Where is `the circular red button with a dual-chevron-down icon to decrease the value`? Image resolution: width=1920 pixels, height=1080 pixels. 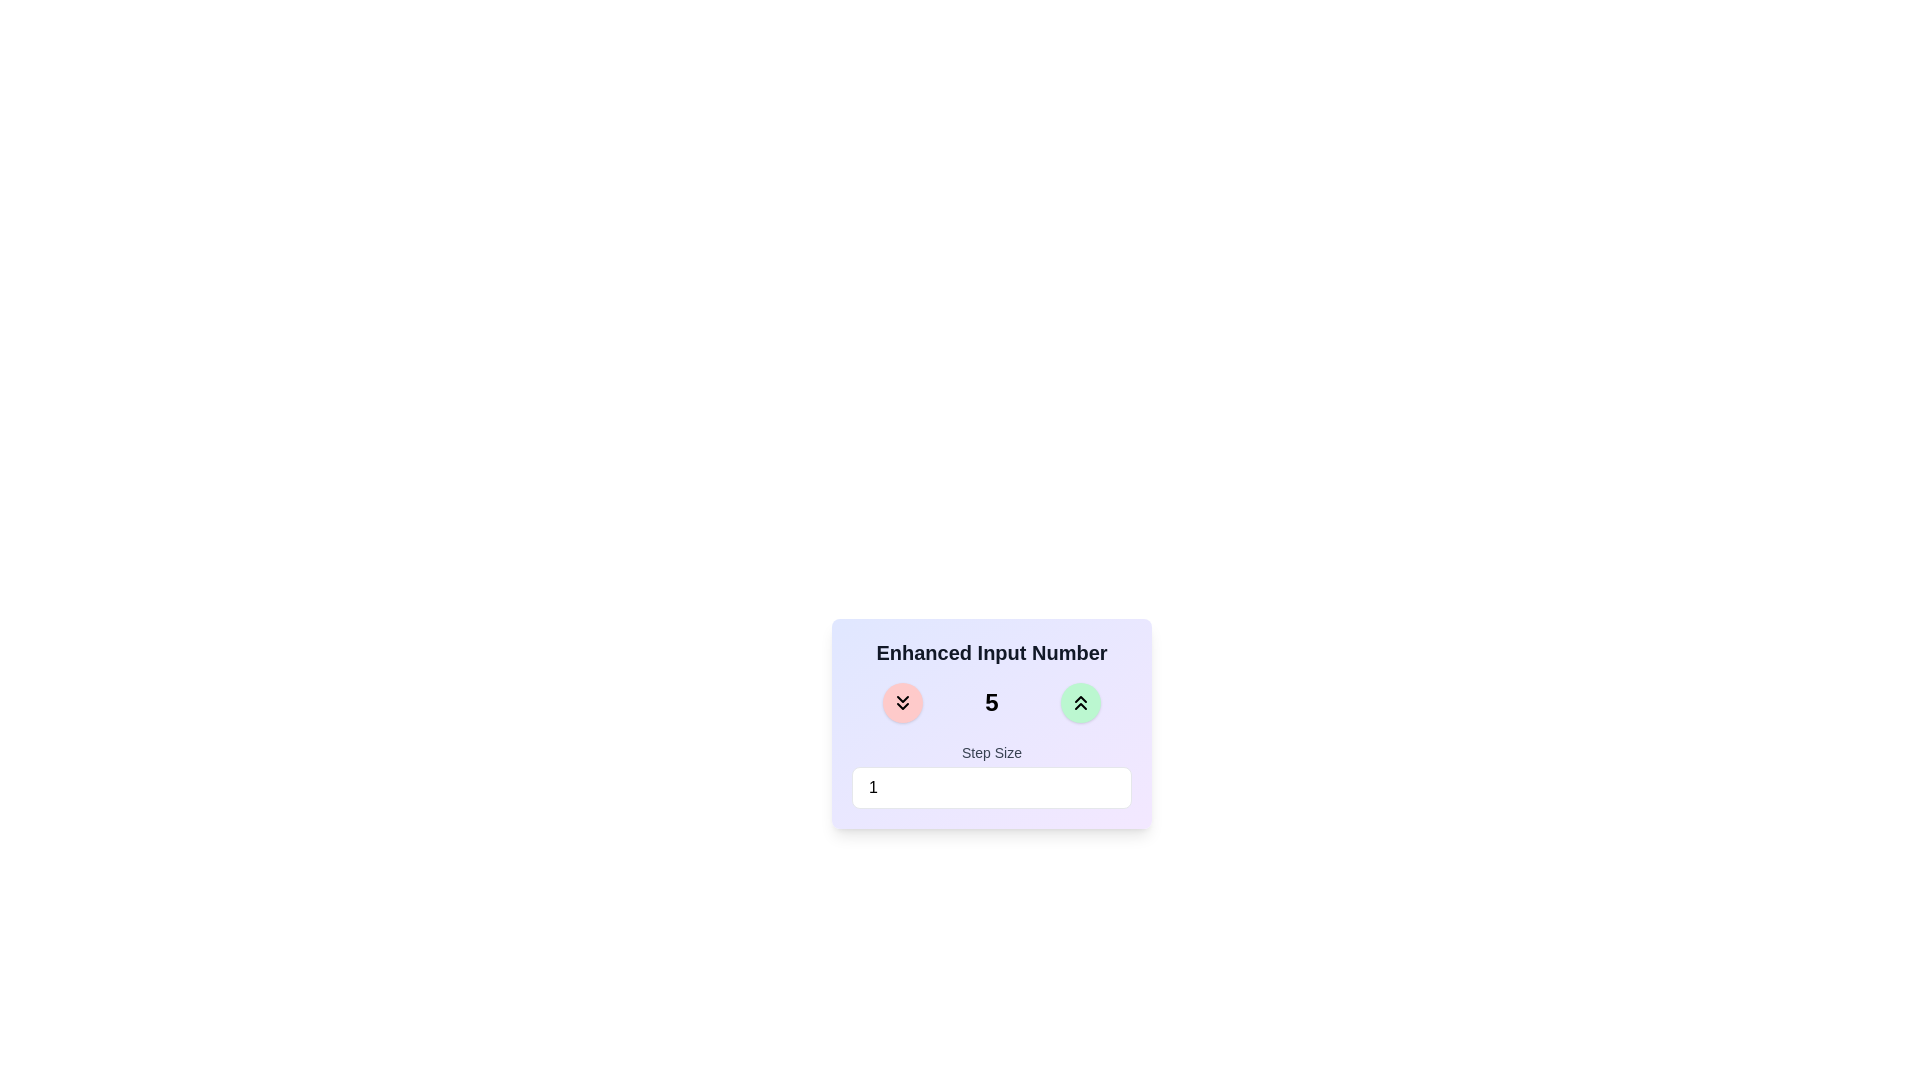 the circular red button with a dual-chevron-down icon to decrease the value is located at coordinates (902, 701).